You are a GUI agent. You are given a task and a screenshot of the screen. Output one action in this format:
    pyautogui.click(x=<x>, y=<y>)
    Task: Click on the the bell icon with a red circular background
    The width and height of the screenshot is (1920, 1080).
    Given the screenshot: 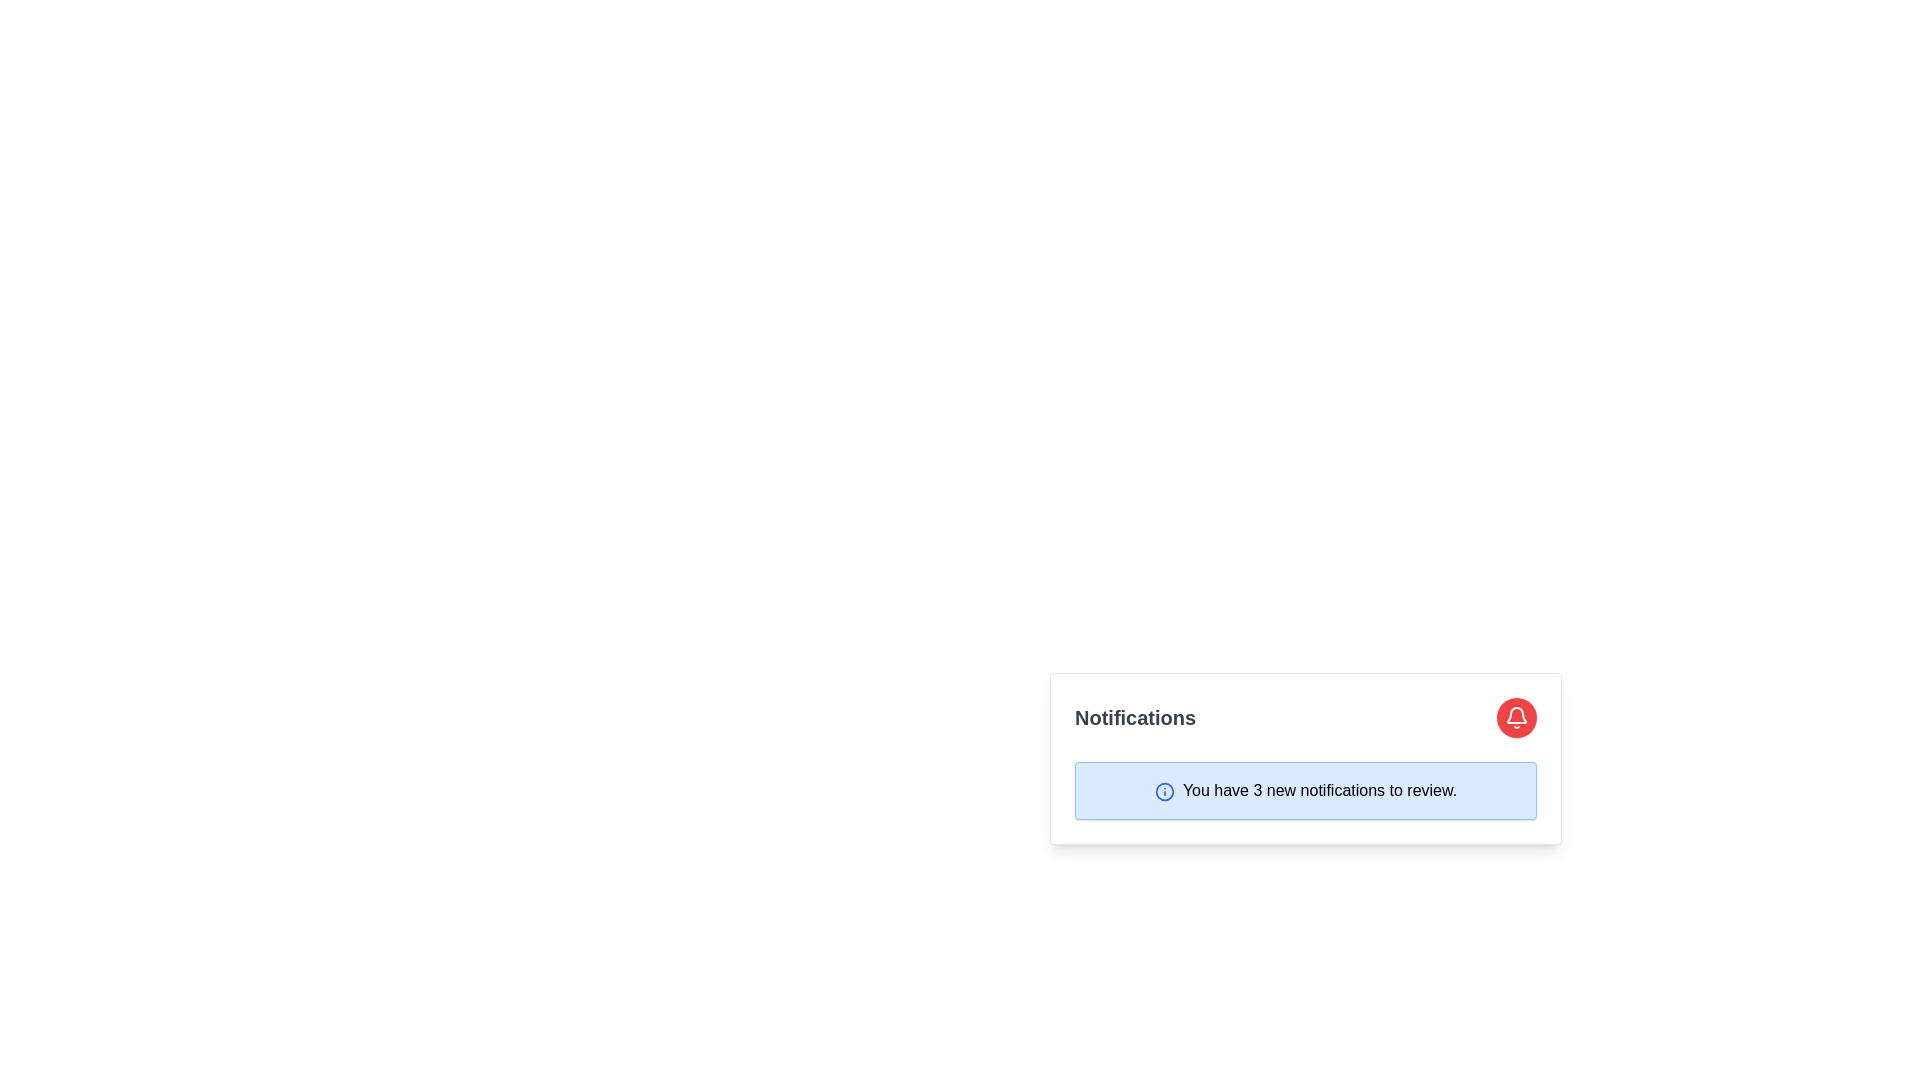 What is the action you would take?
    pyautogui.click(x=1516, y=716)
    